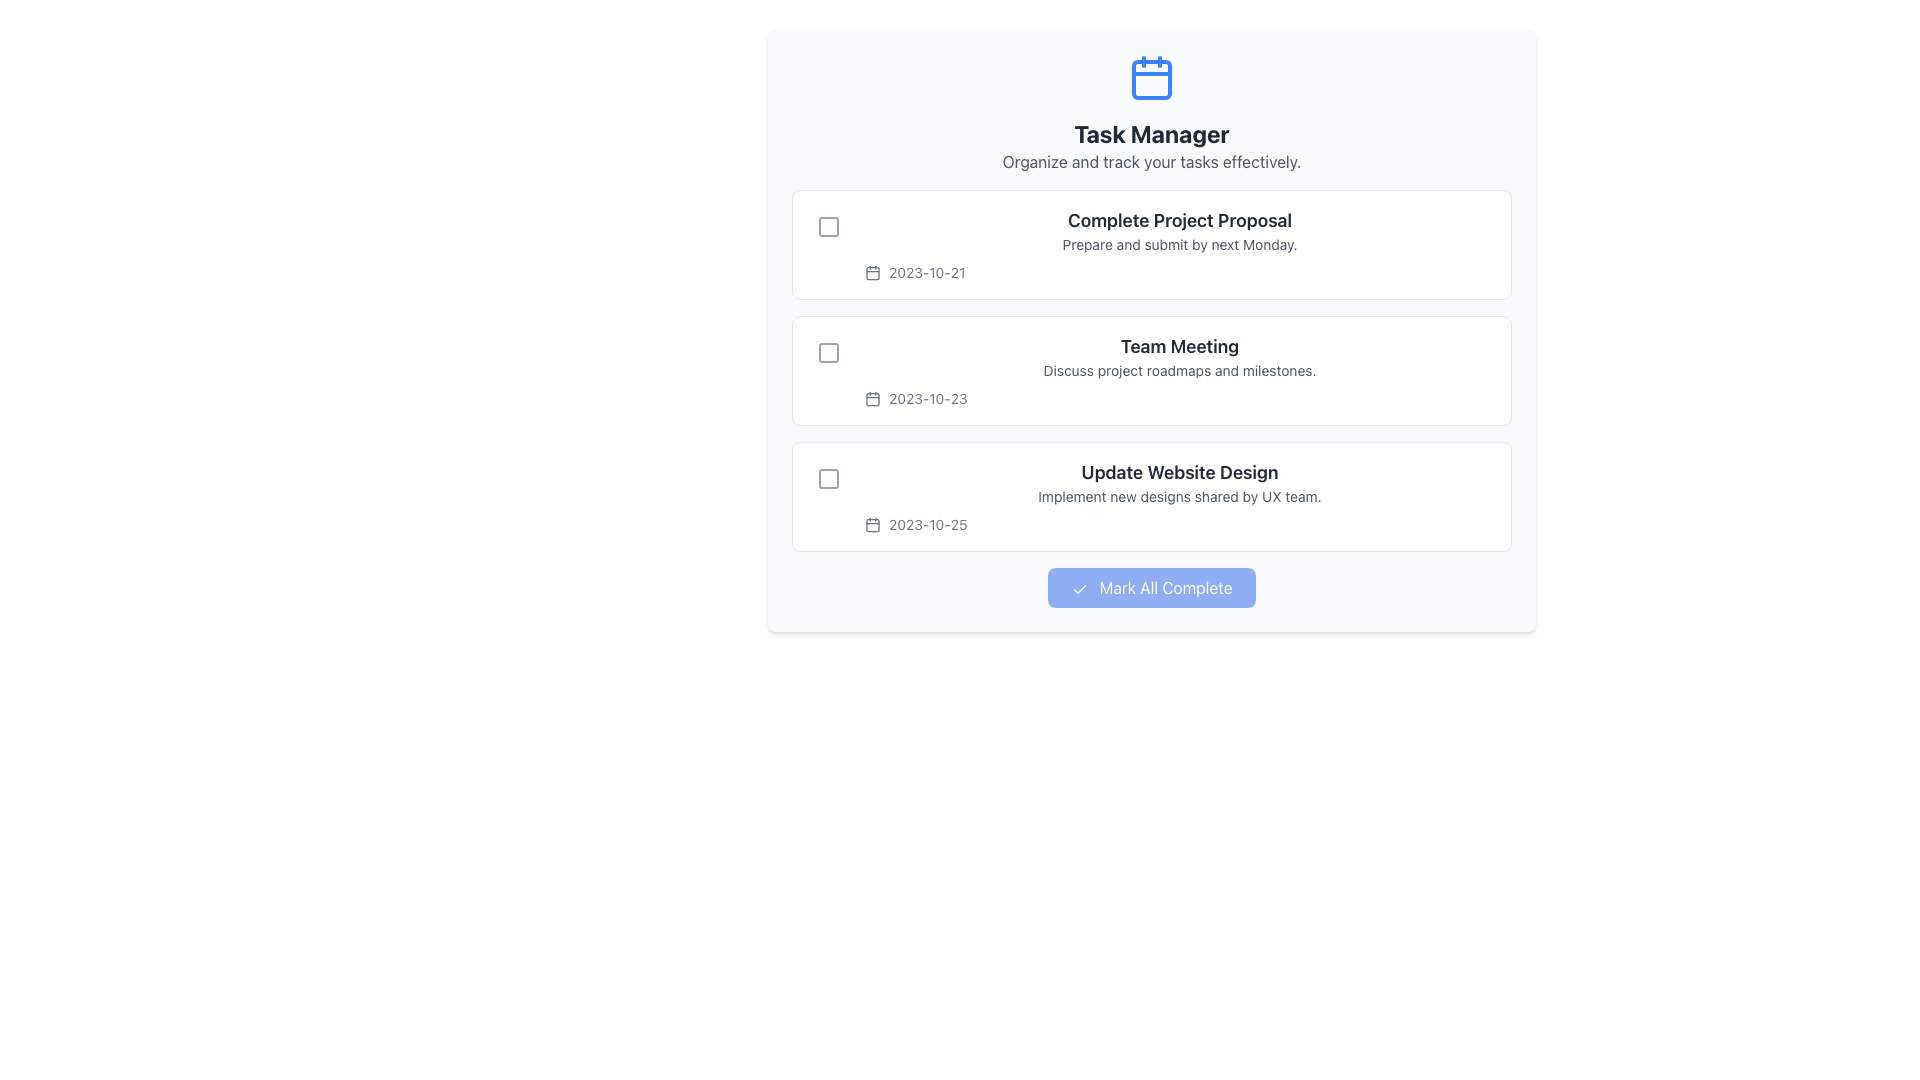 Image resolution: width=1920 pixels, height=1080 pixels. Describe the element at coordinates (1180, 346) in the screenshot. I see `the 'Team Meeting' header text label, which is prominently displayed in bold dark gray font as the second task item in the list` at that location.